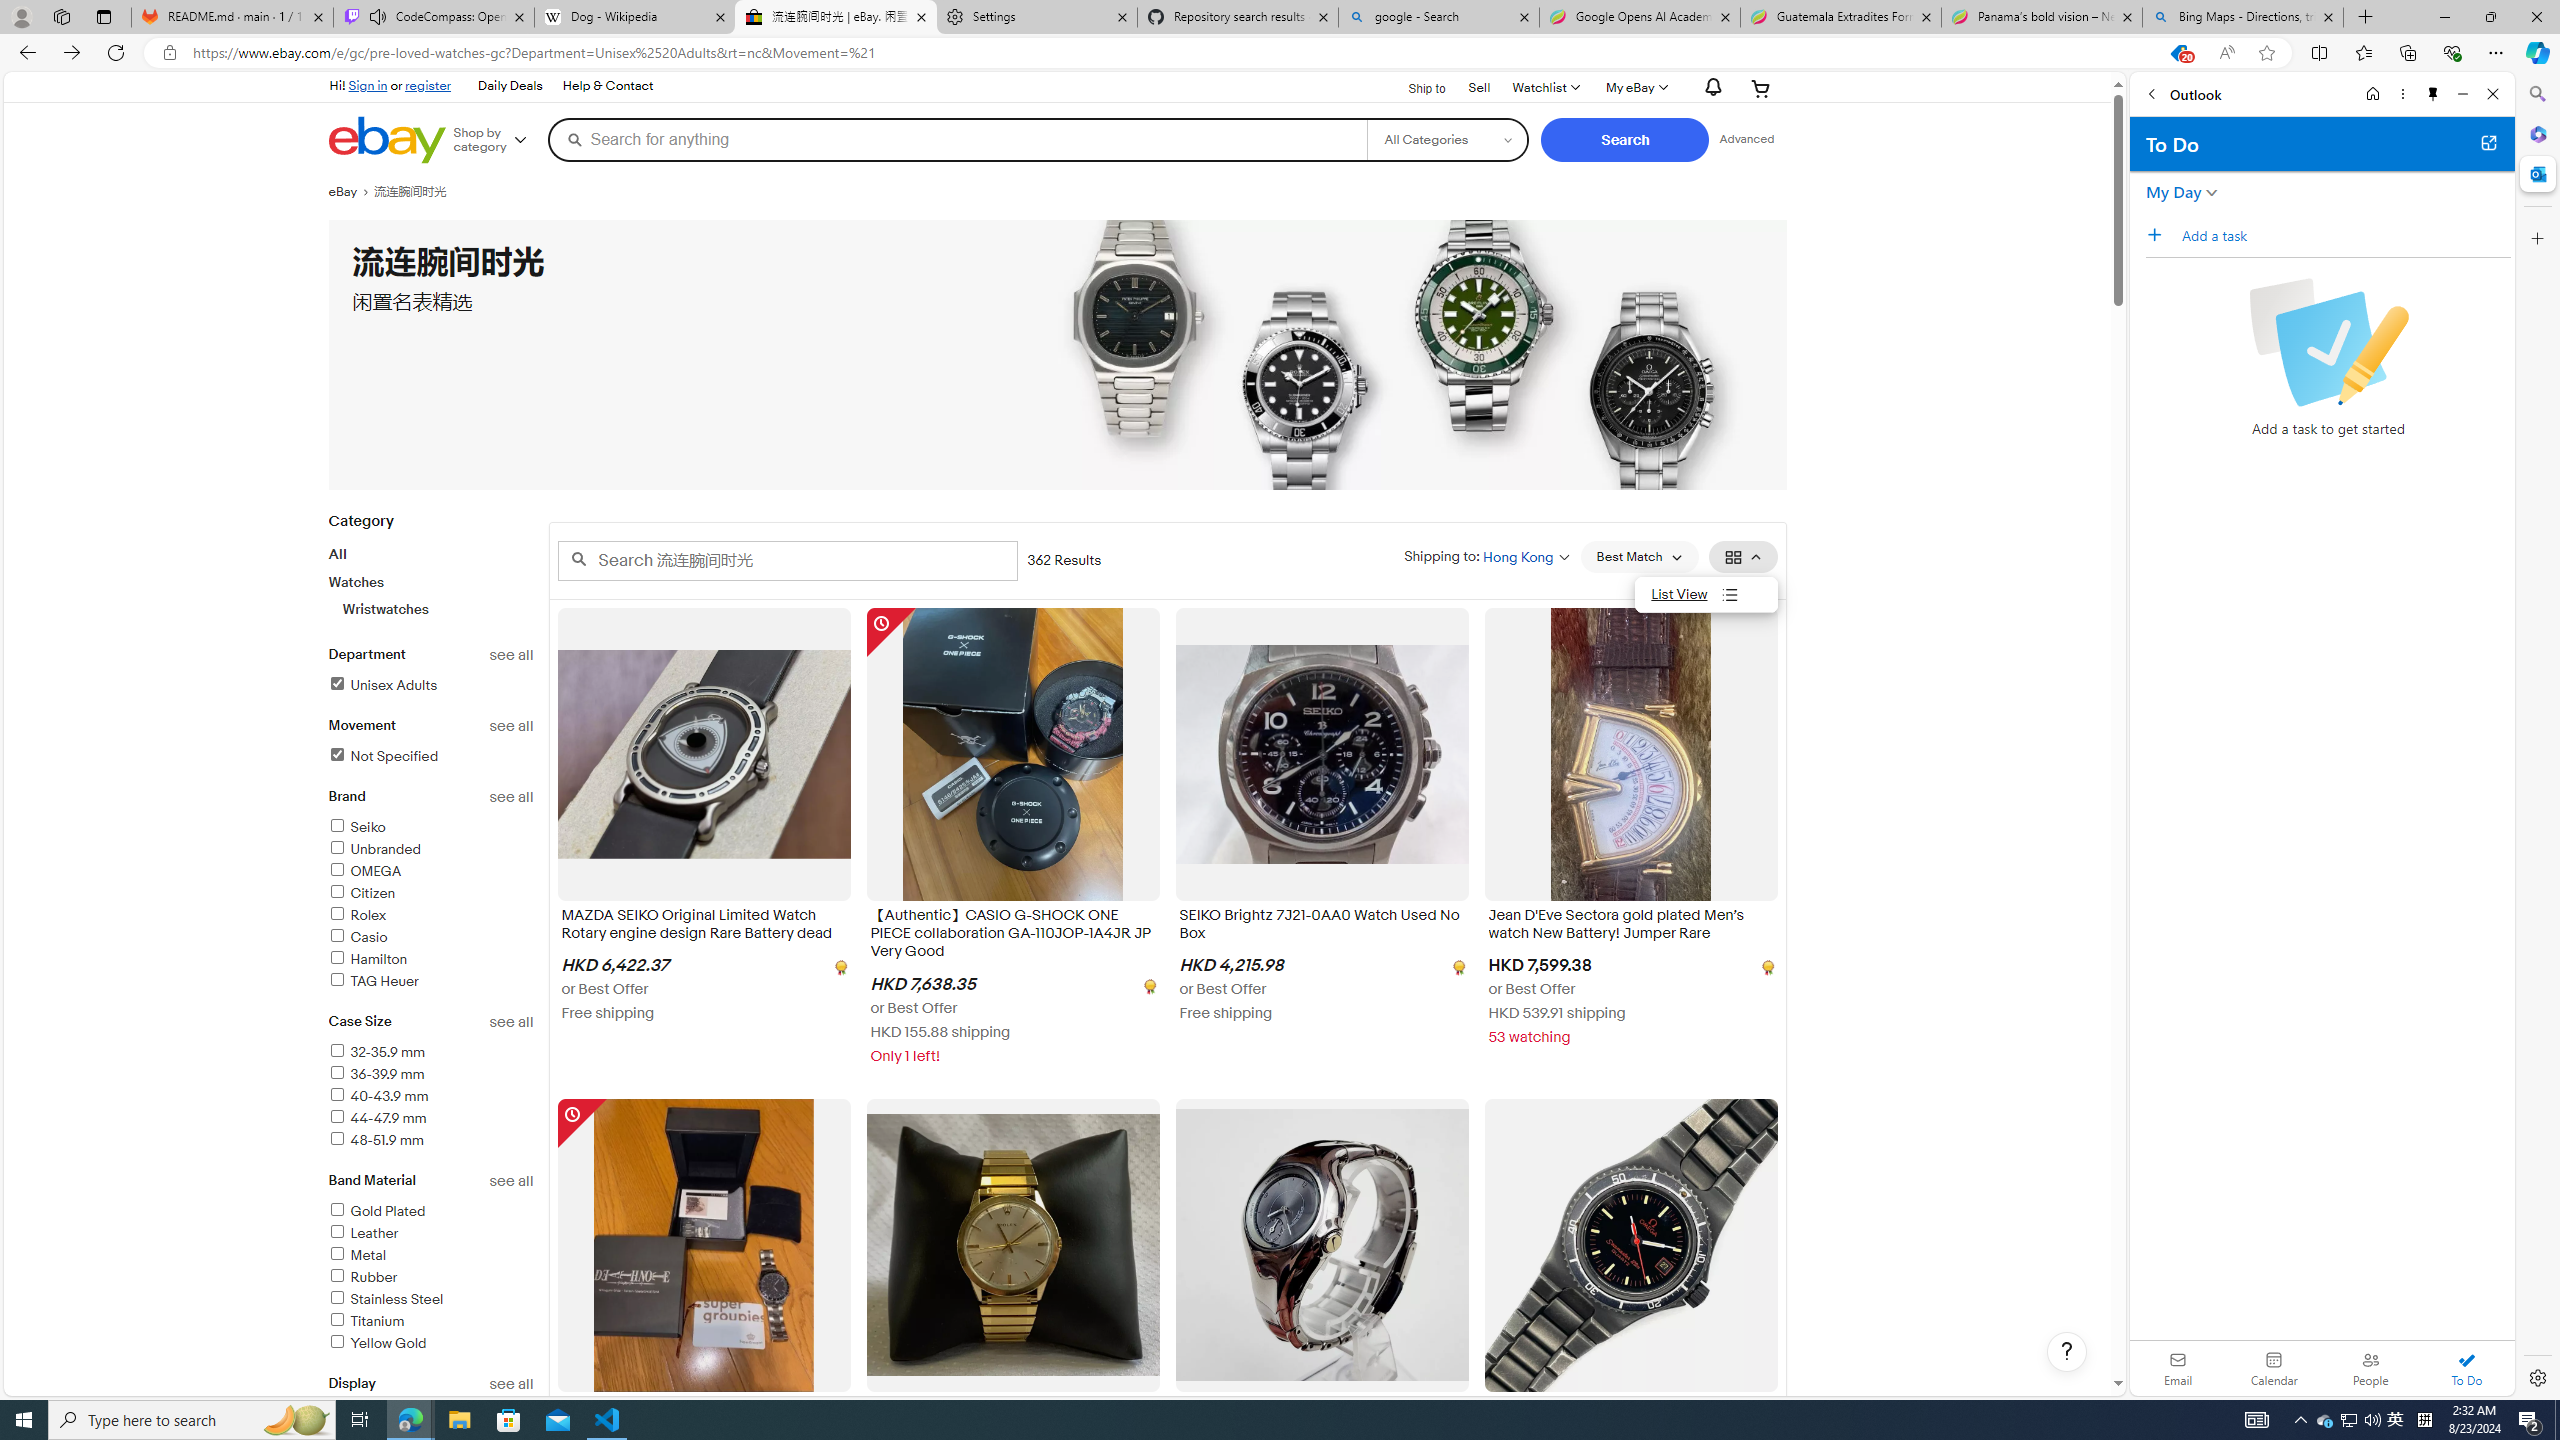  What do you see at coordinates (1487, 555) in the screenshot?
I see `'Shipping to: Hong Kong'` at bounding box center [1487, 555].